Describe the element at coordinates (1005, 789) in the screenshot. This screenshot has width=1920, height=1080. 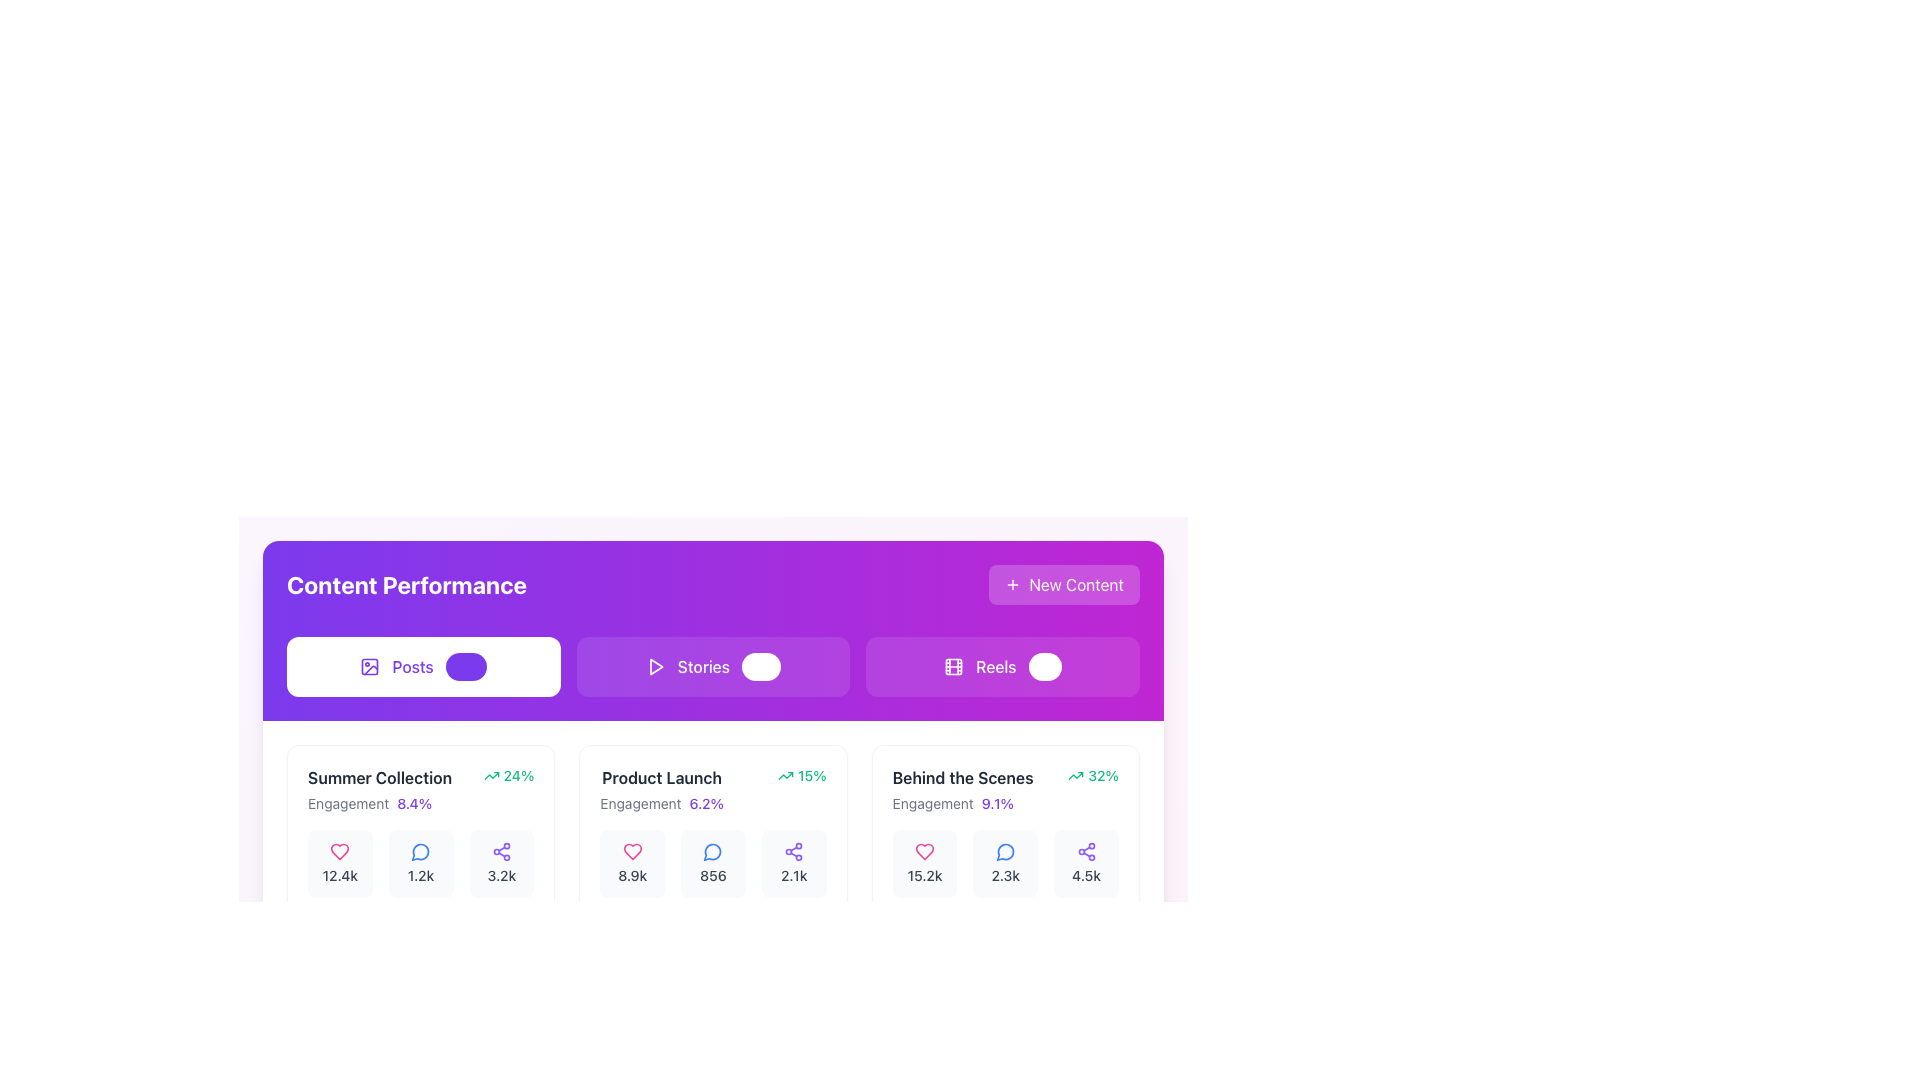
I see `the Informative Card Header titled 'Behind the Scenes', which displays the engagement indicator '9.1%' in a highlighted purple color, located in the rightmost card under the 'Content Performance' section` at that location.